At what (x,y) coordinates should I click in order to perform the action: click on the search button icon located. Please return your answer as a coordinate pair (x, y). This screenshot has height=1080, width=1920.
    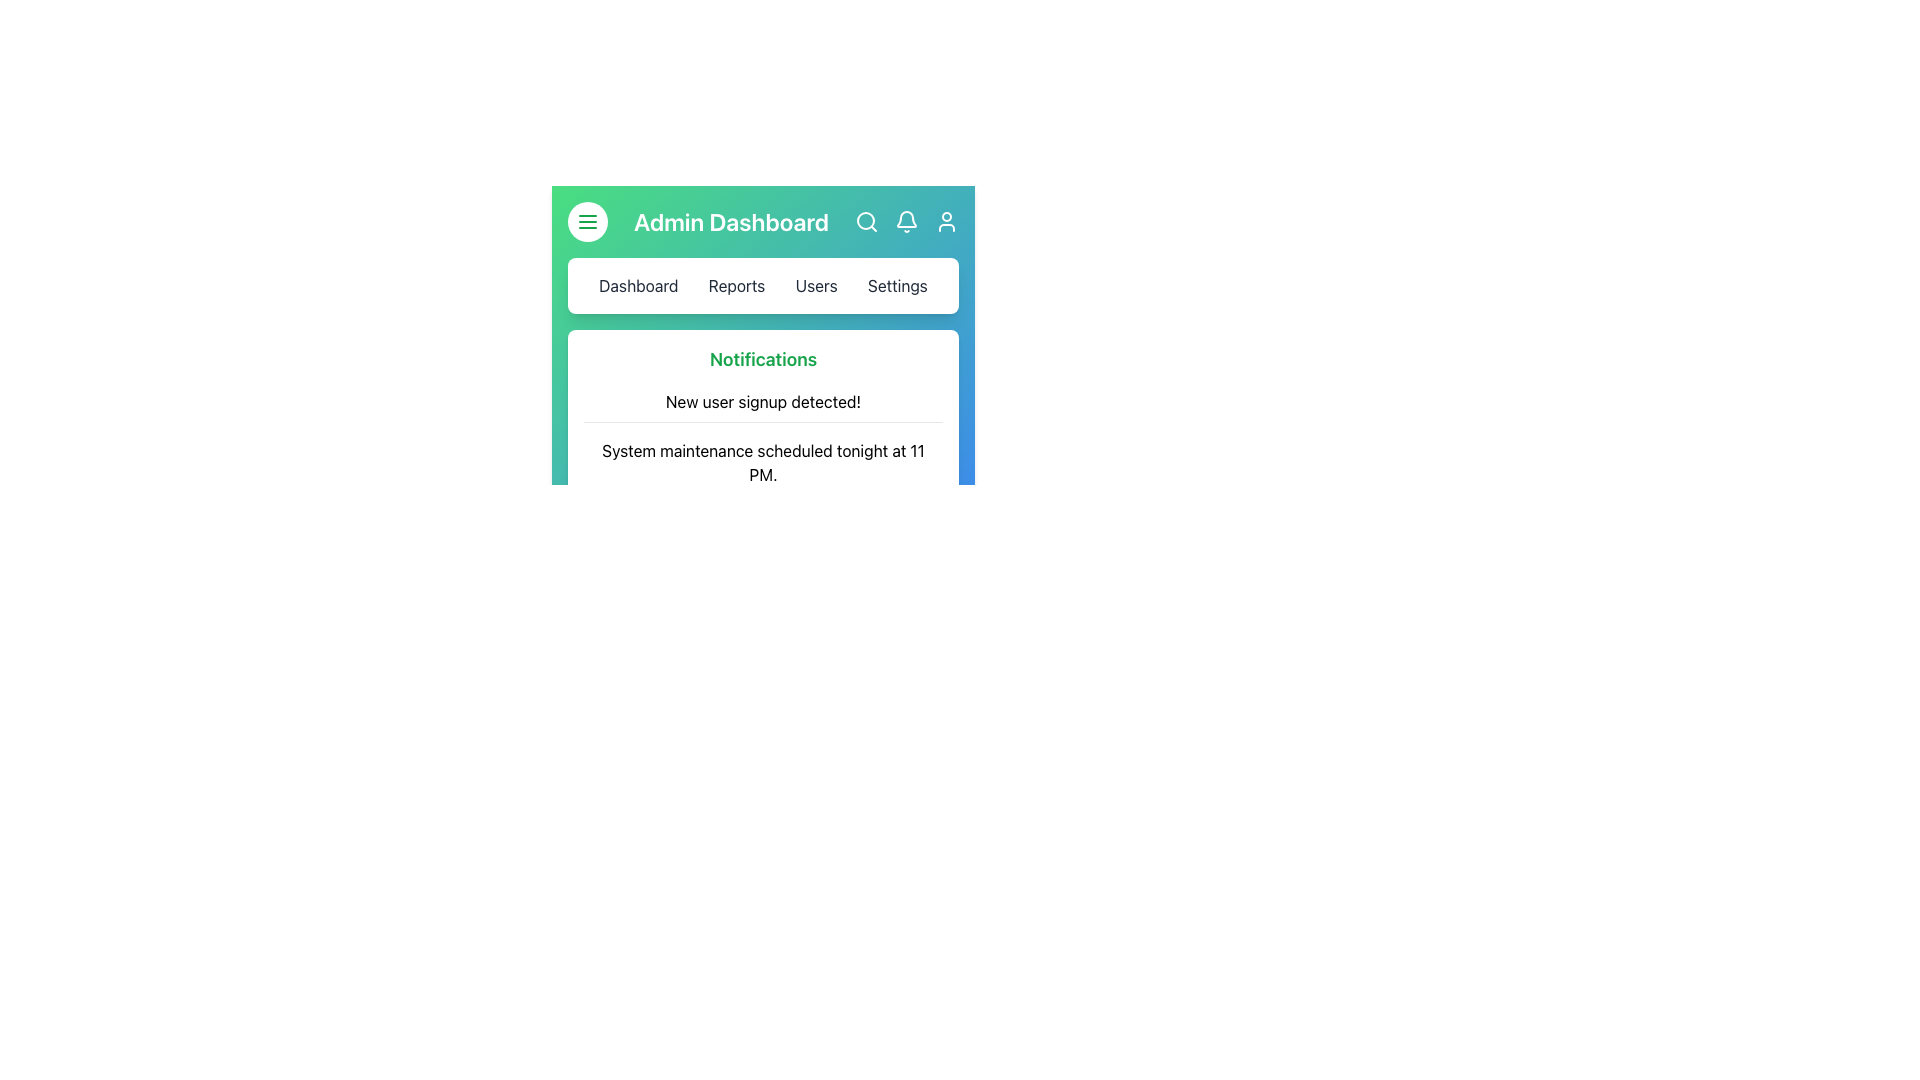
    Looking at the image, I should click on (867, 222).